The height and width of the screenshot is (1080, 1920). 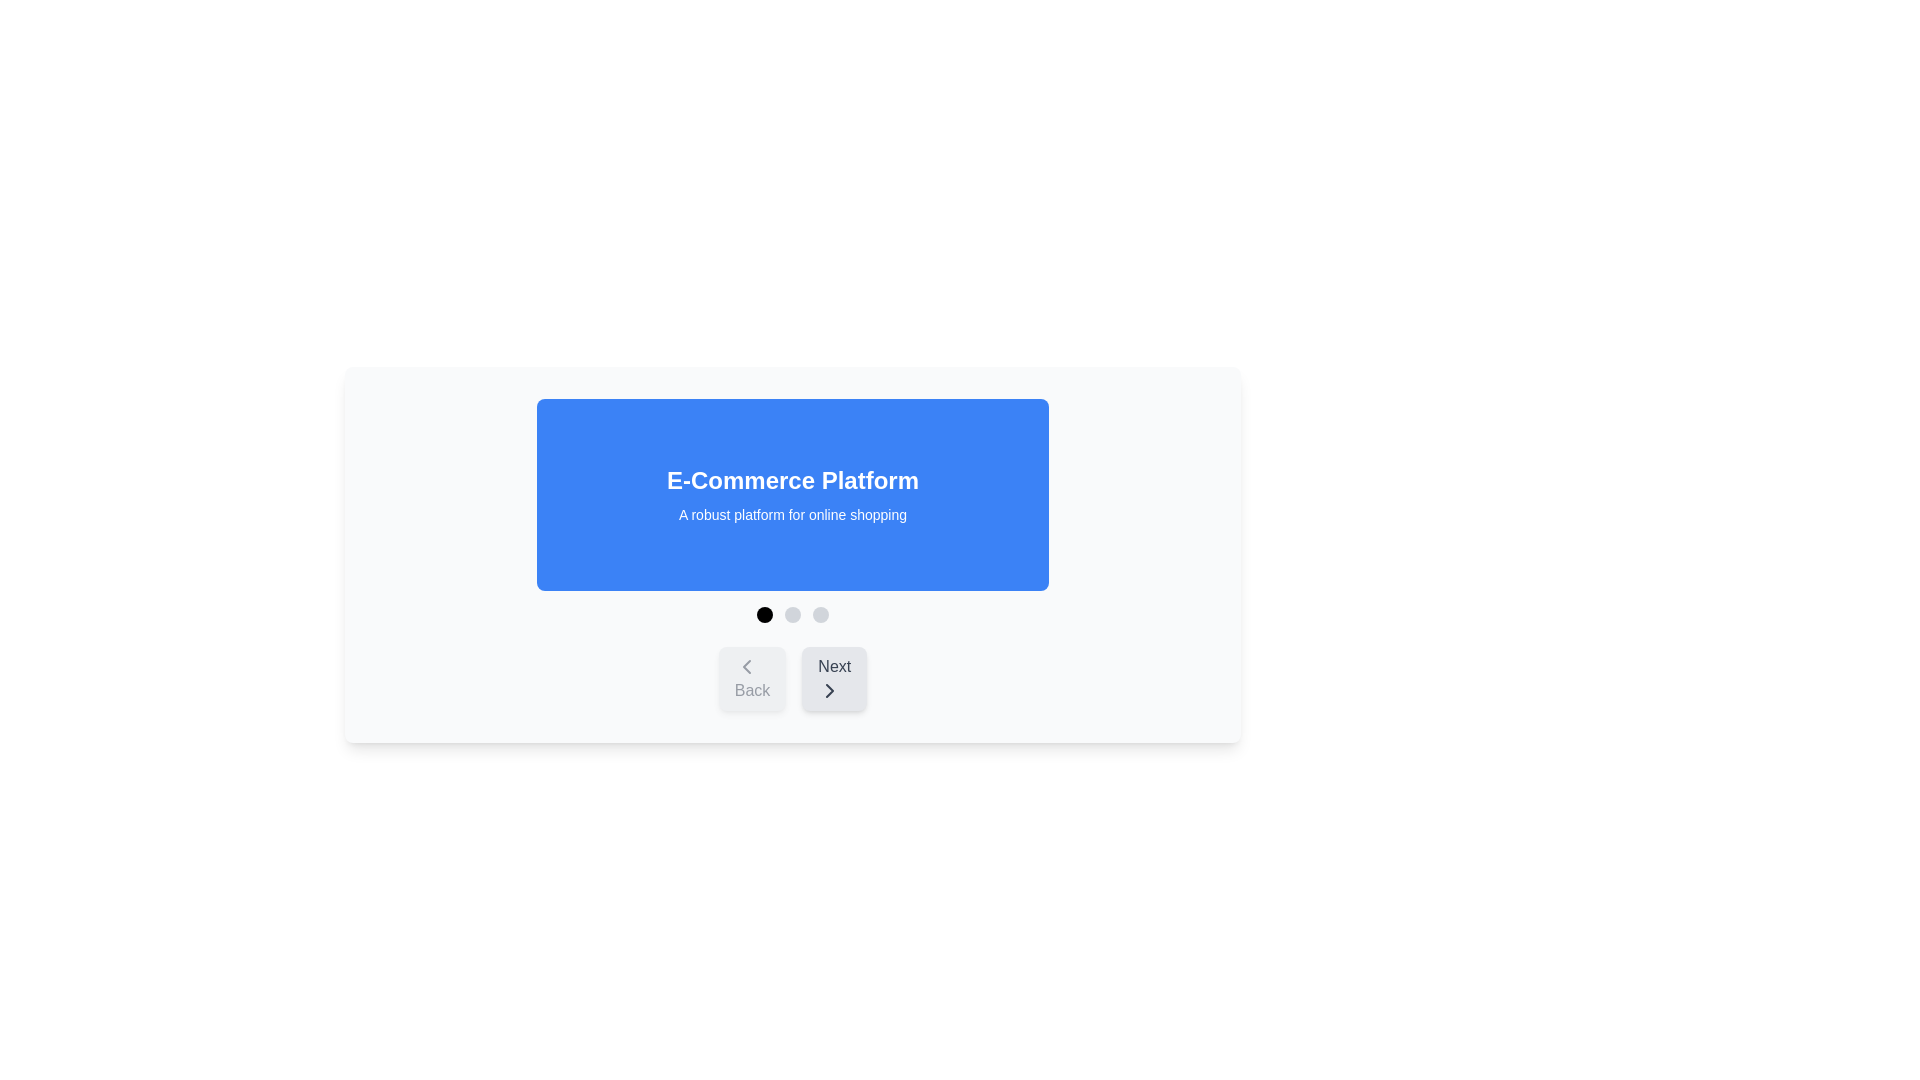 I want to click on the SVG icon located at the right end of the 'Next' button, which is part of the navigation interface below the 'E-Commerce Platform' header, so click(x=830, y=689).